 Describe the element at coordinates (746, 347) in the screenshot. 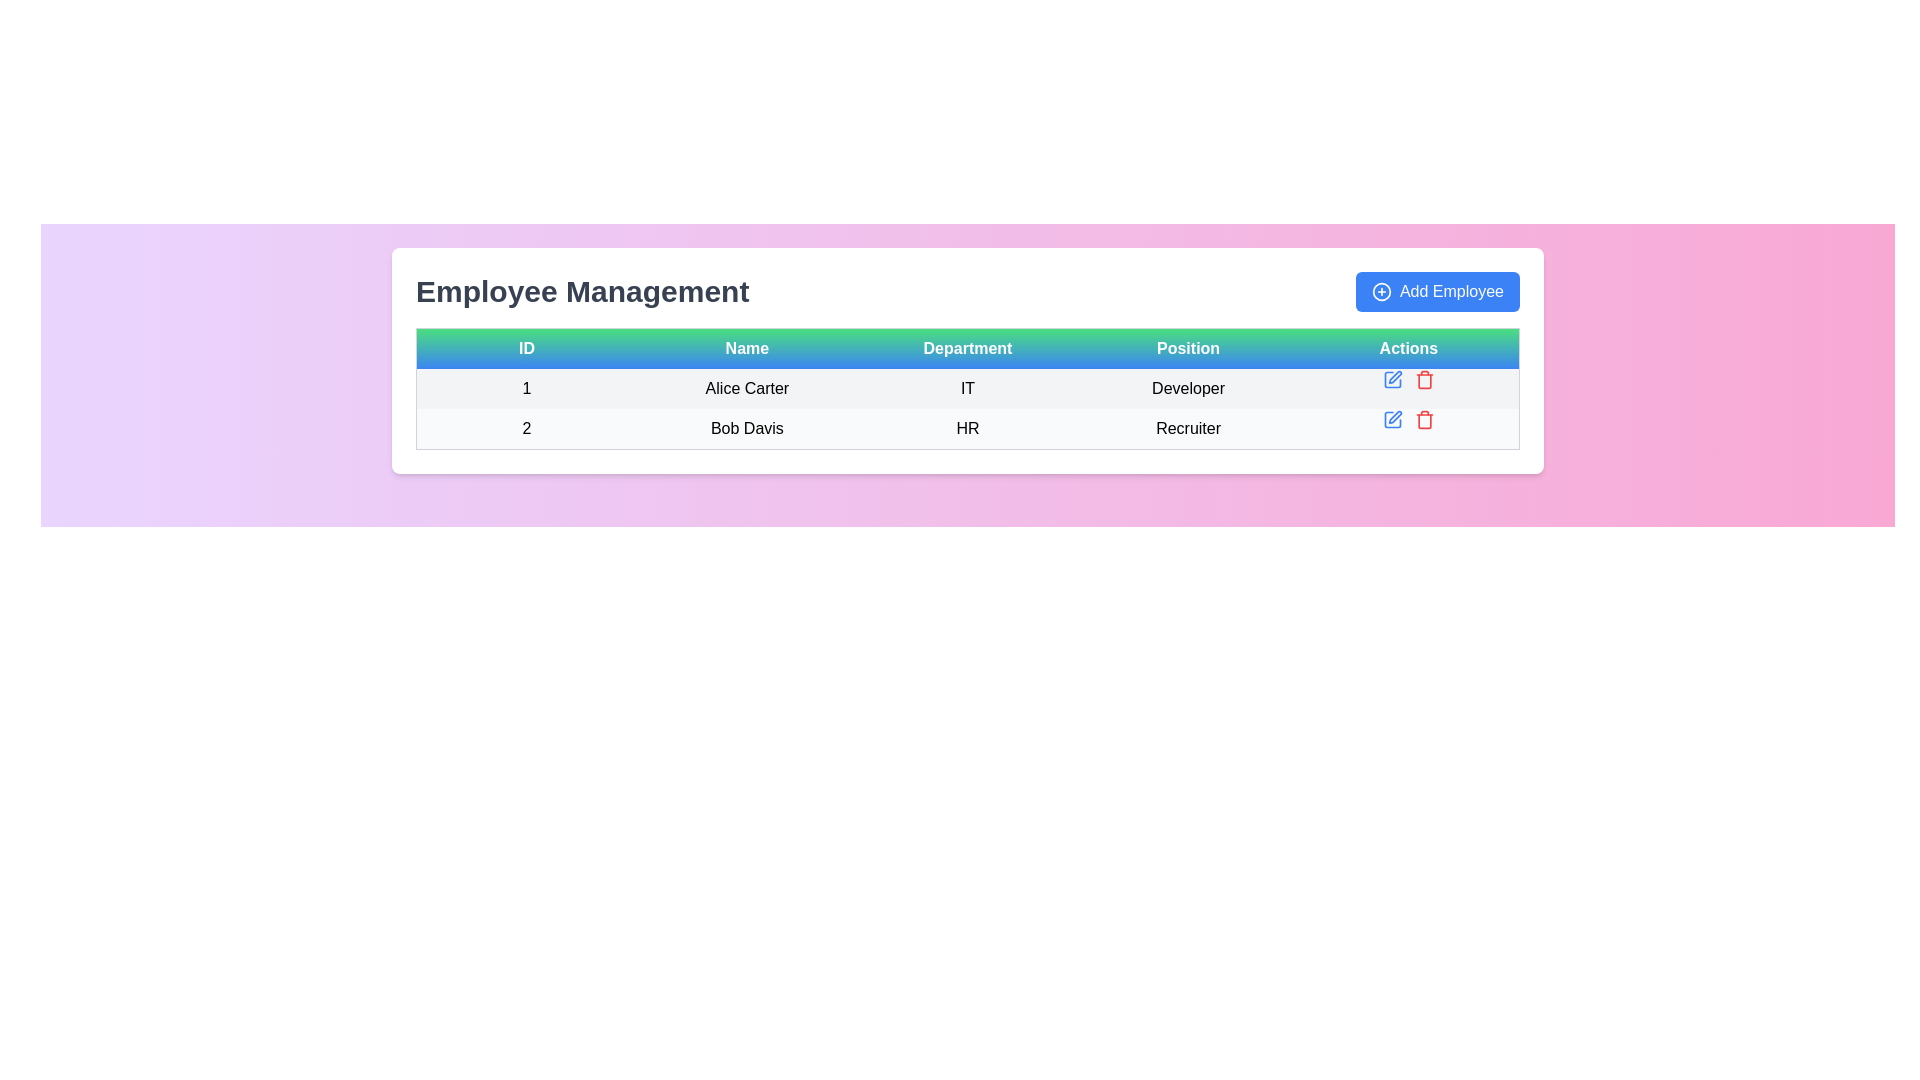

I see `the 'Name' text label, which is a rectangular label with a gradient background transitioning from green to blue, containing the text 'Name' in bold, white, and centered font` at that location.